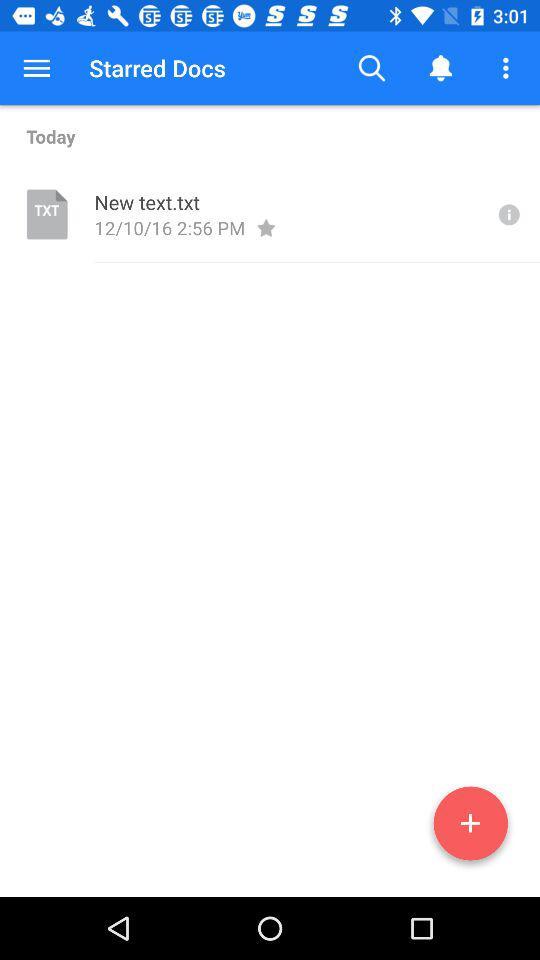 This screenshot has width=540, height=960. Describe the element at coordinates (470, 827) in the screenshot. I see `the add icon` at that location.